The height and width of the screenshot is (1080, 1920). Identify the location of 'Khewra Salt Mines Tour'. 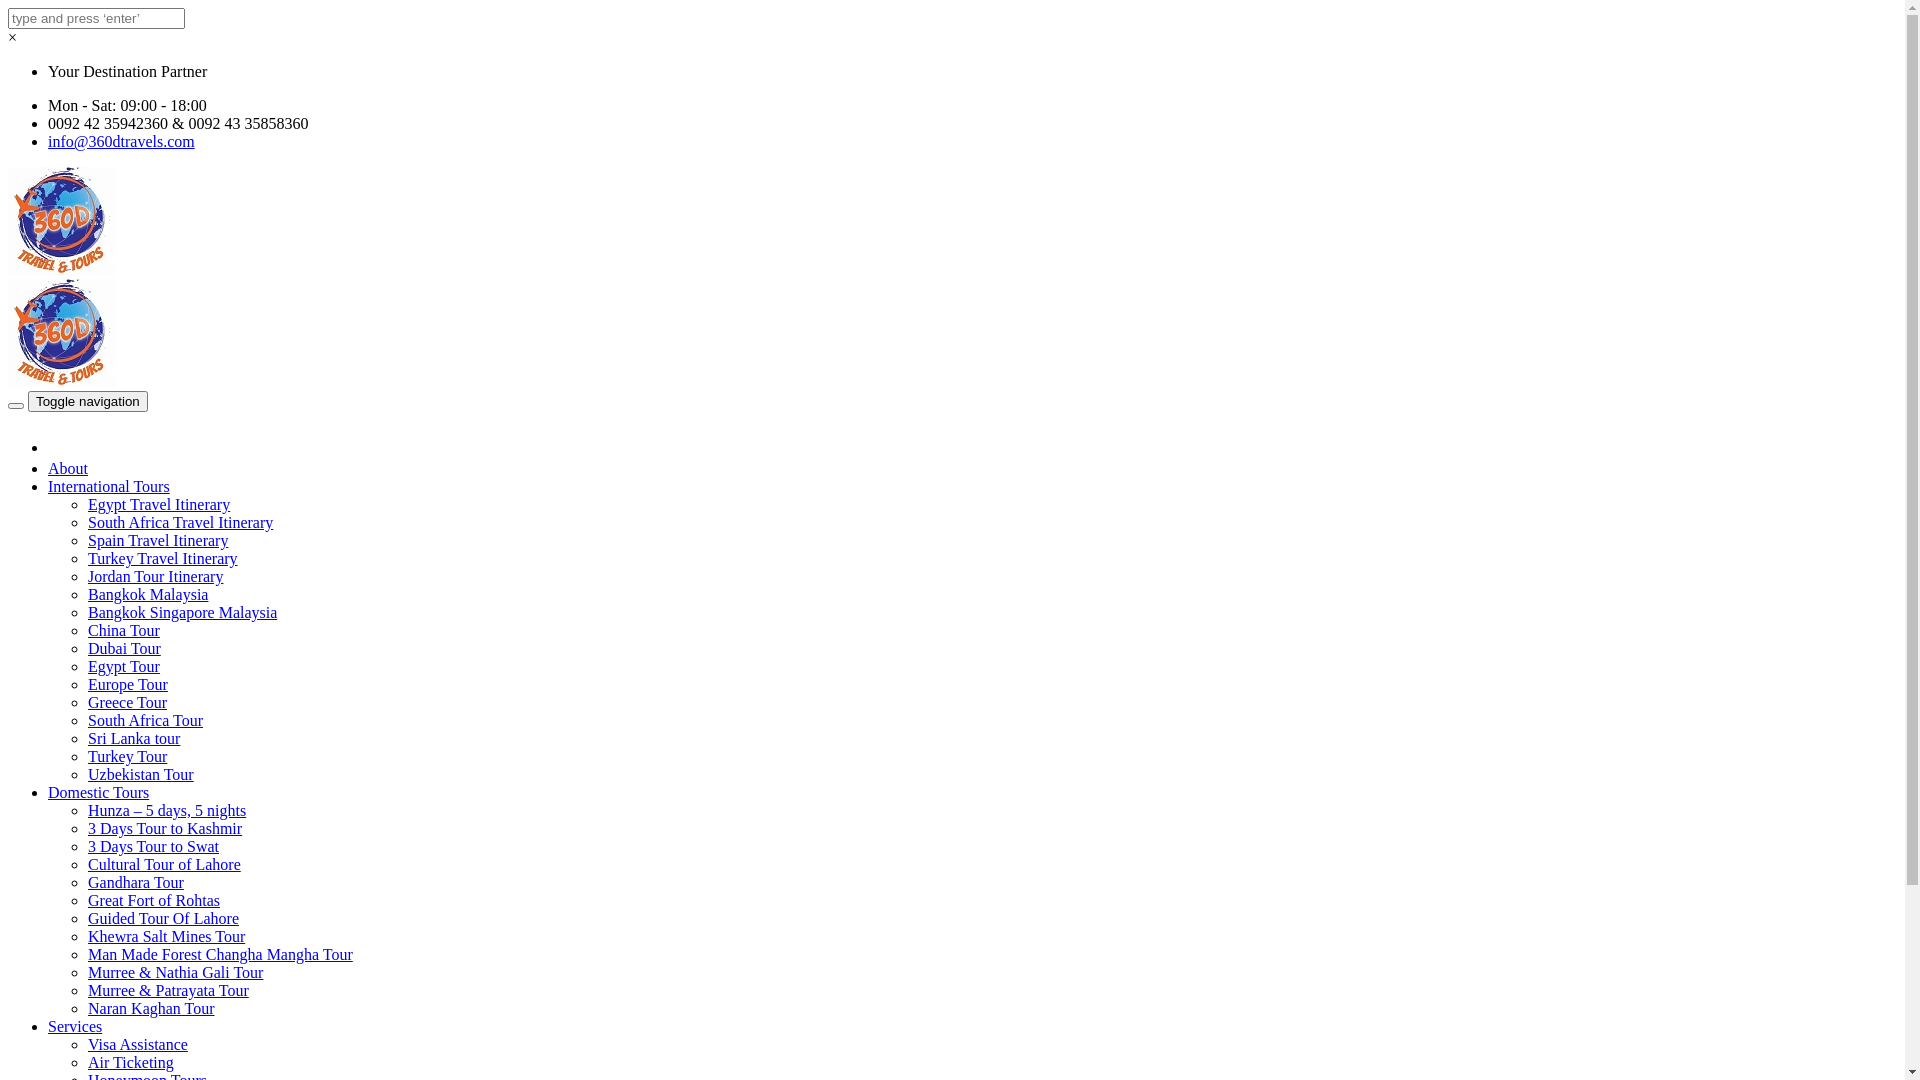
(166, 936).